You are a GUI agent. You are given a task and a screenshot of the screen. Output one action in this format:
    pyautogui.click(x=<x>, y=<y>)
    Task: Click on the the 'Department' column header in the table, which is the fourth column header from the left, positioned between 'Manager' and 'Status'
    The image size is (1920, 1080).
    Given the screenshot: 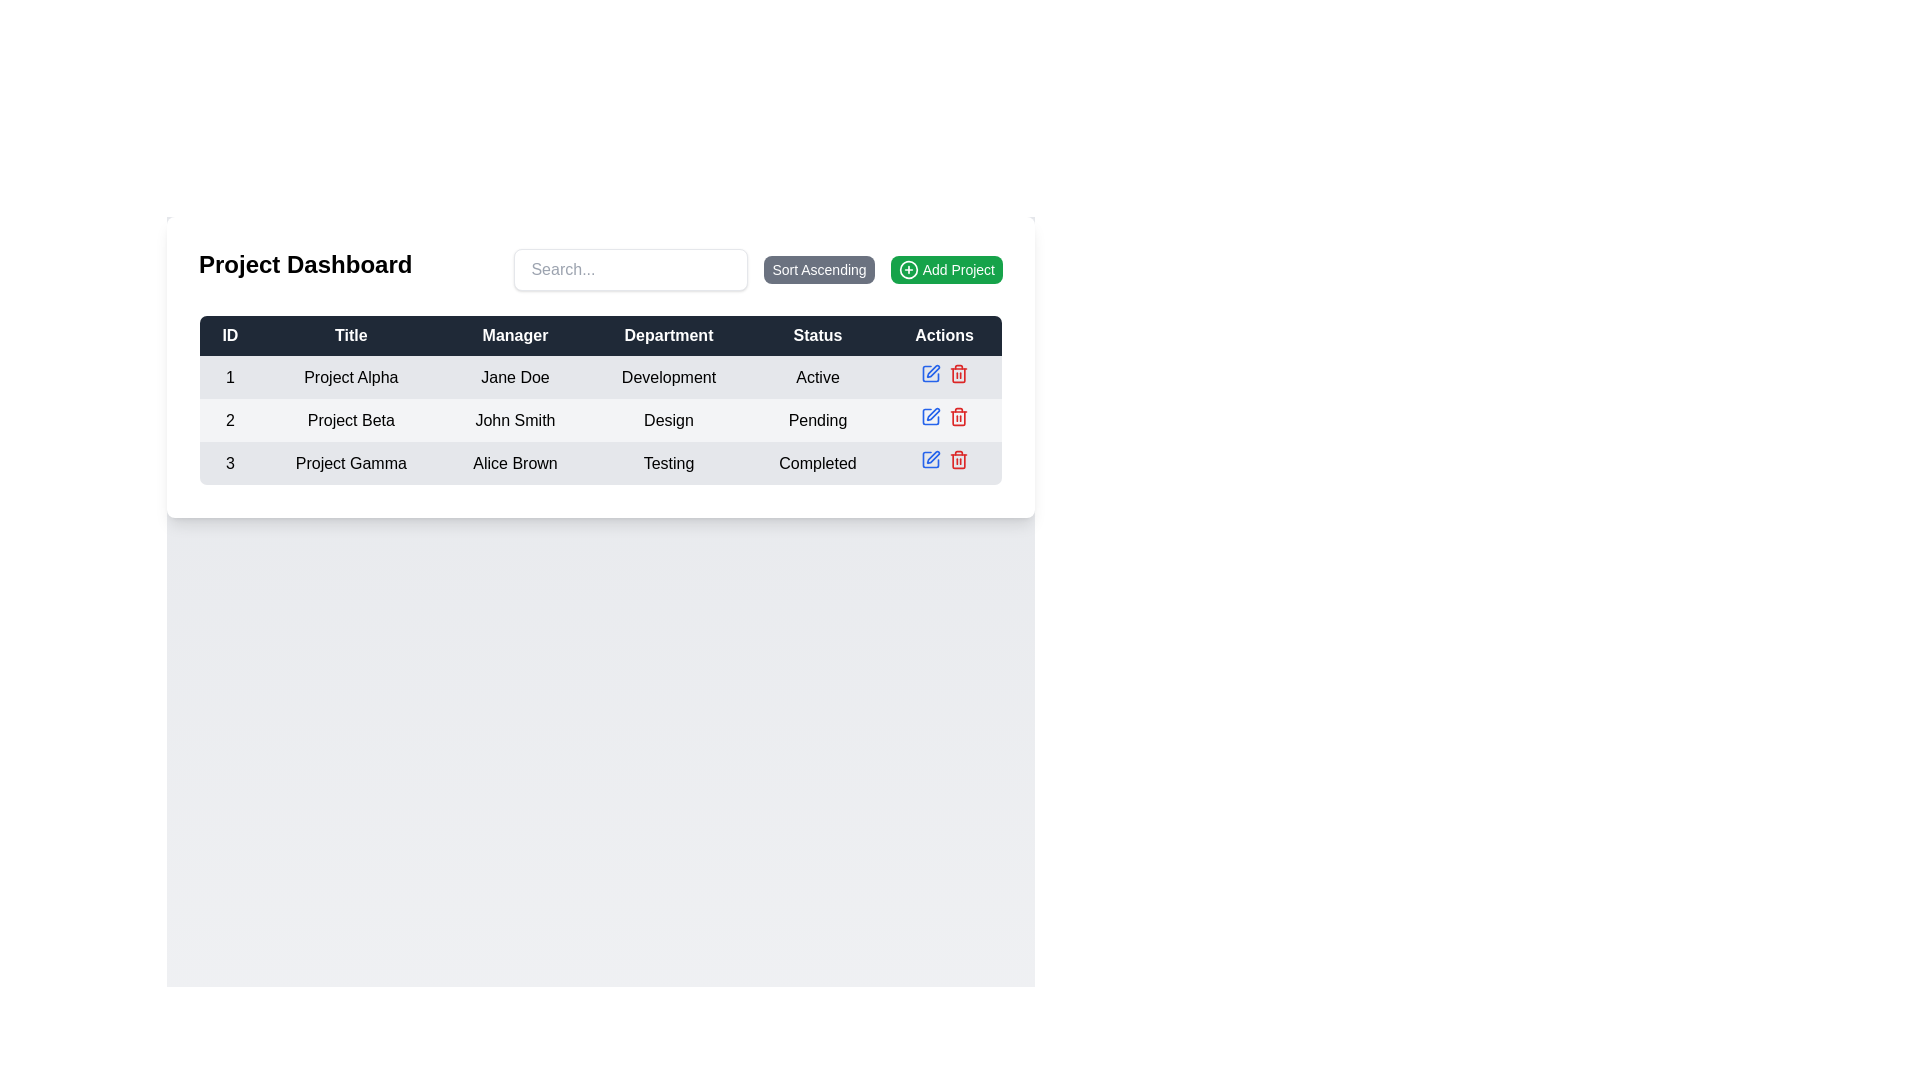 What is the action you would take?
    pyautogui.click(x=668, y=334)
    